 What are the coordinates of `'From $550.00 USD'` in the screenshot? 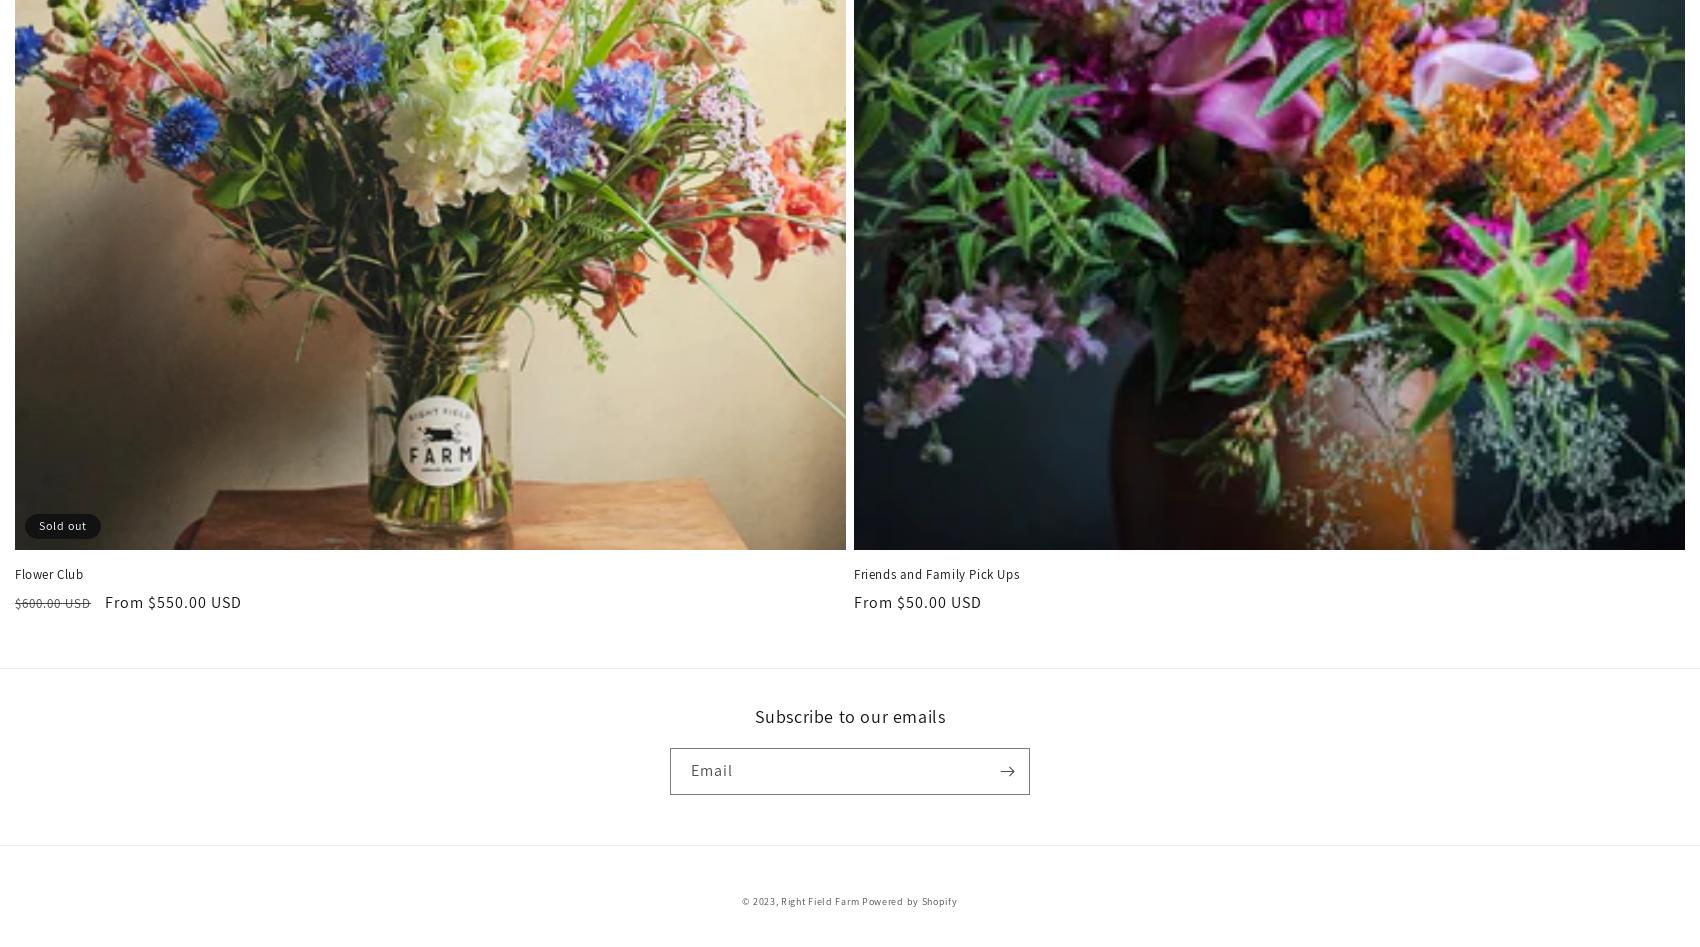 It's located at (172, 601).